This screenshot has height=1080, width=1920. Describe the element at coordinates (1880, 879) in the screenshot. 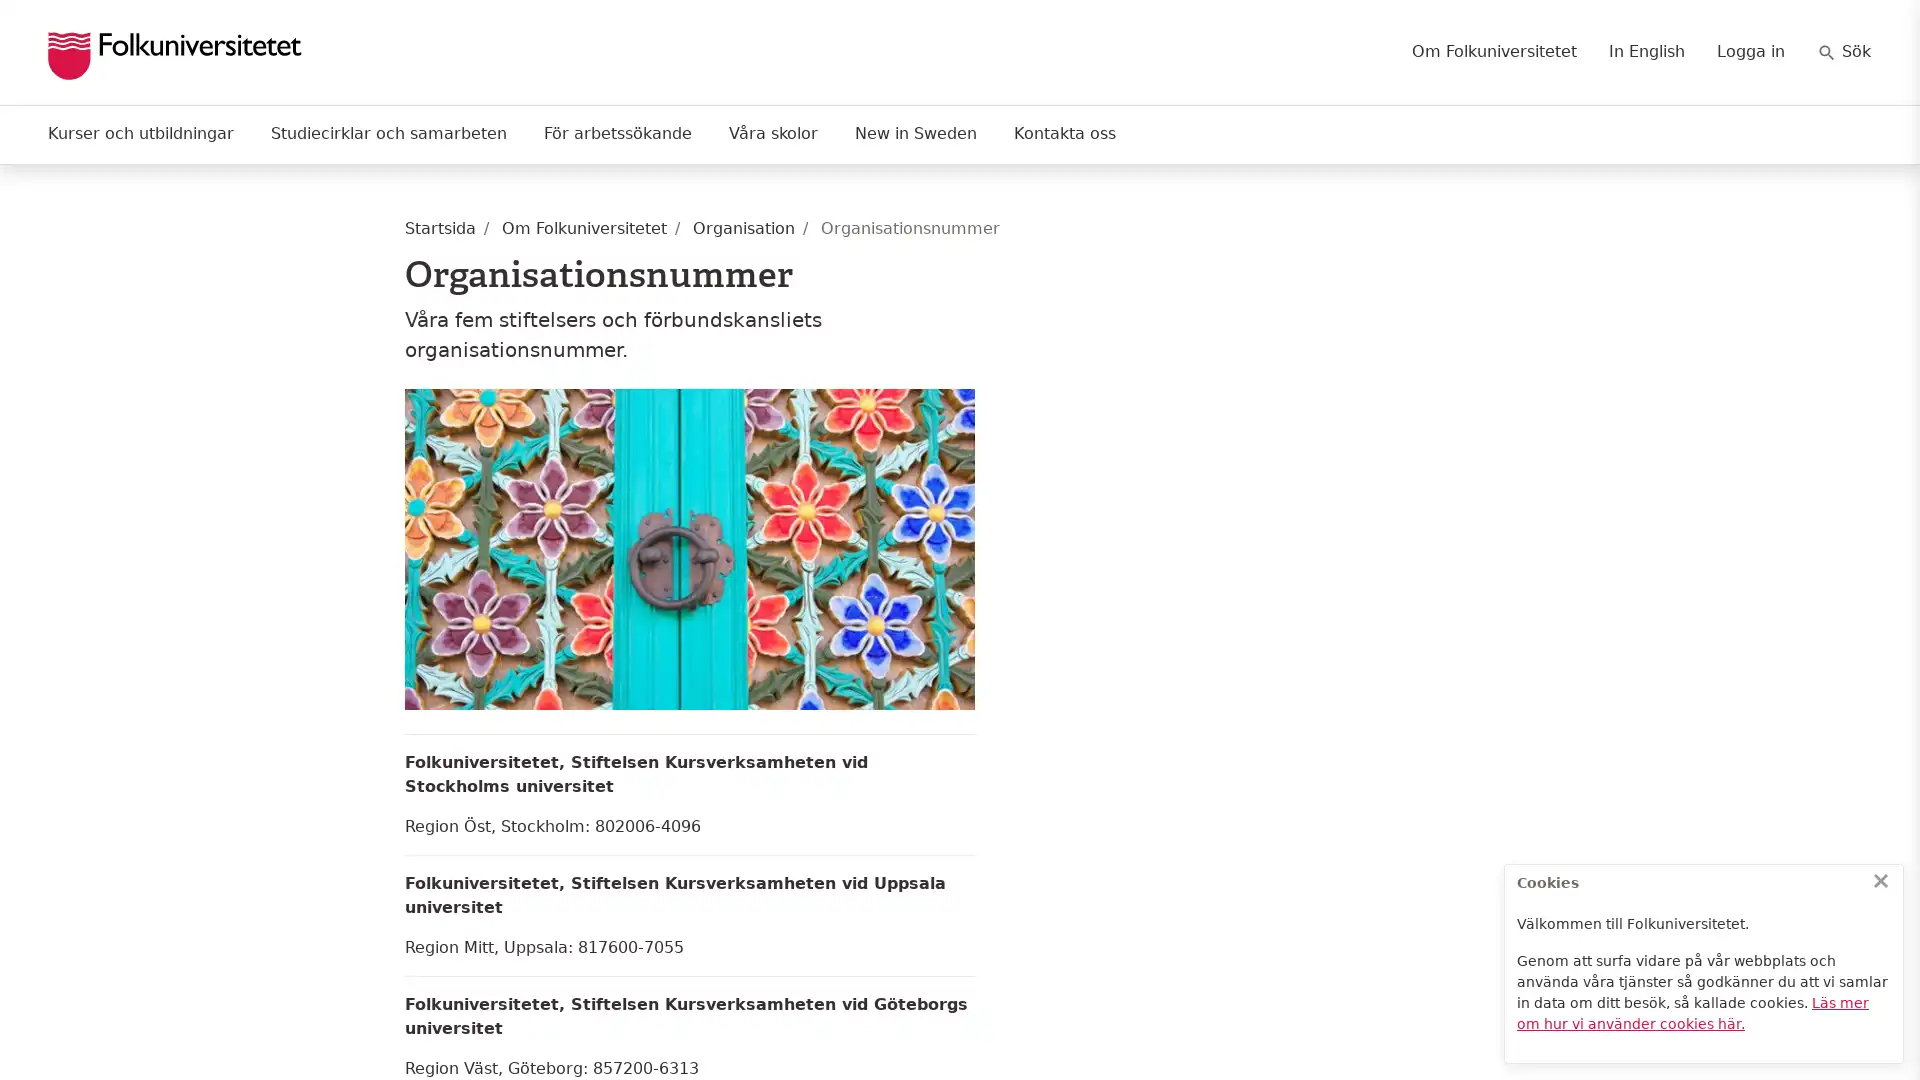

I see `Stang` at that location.